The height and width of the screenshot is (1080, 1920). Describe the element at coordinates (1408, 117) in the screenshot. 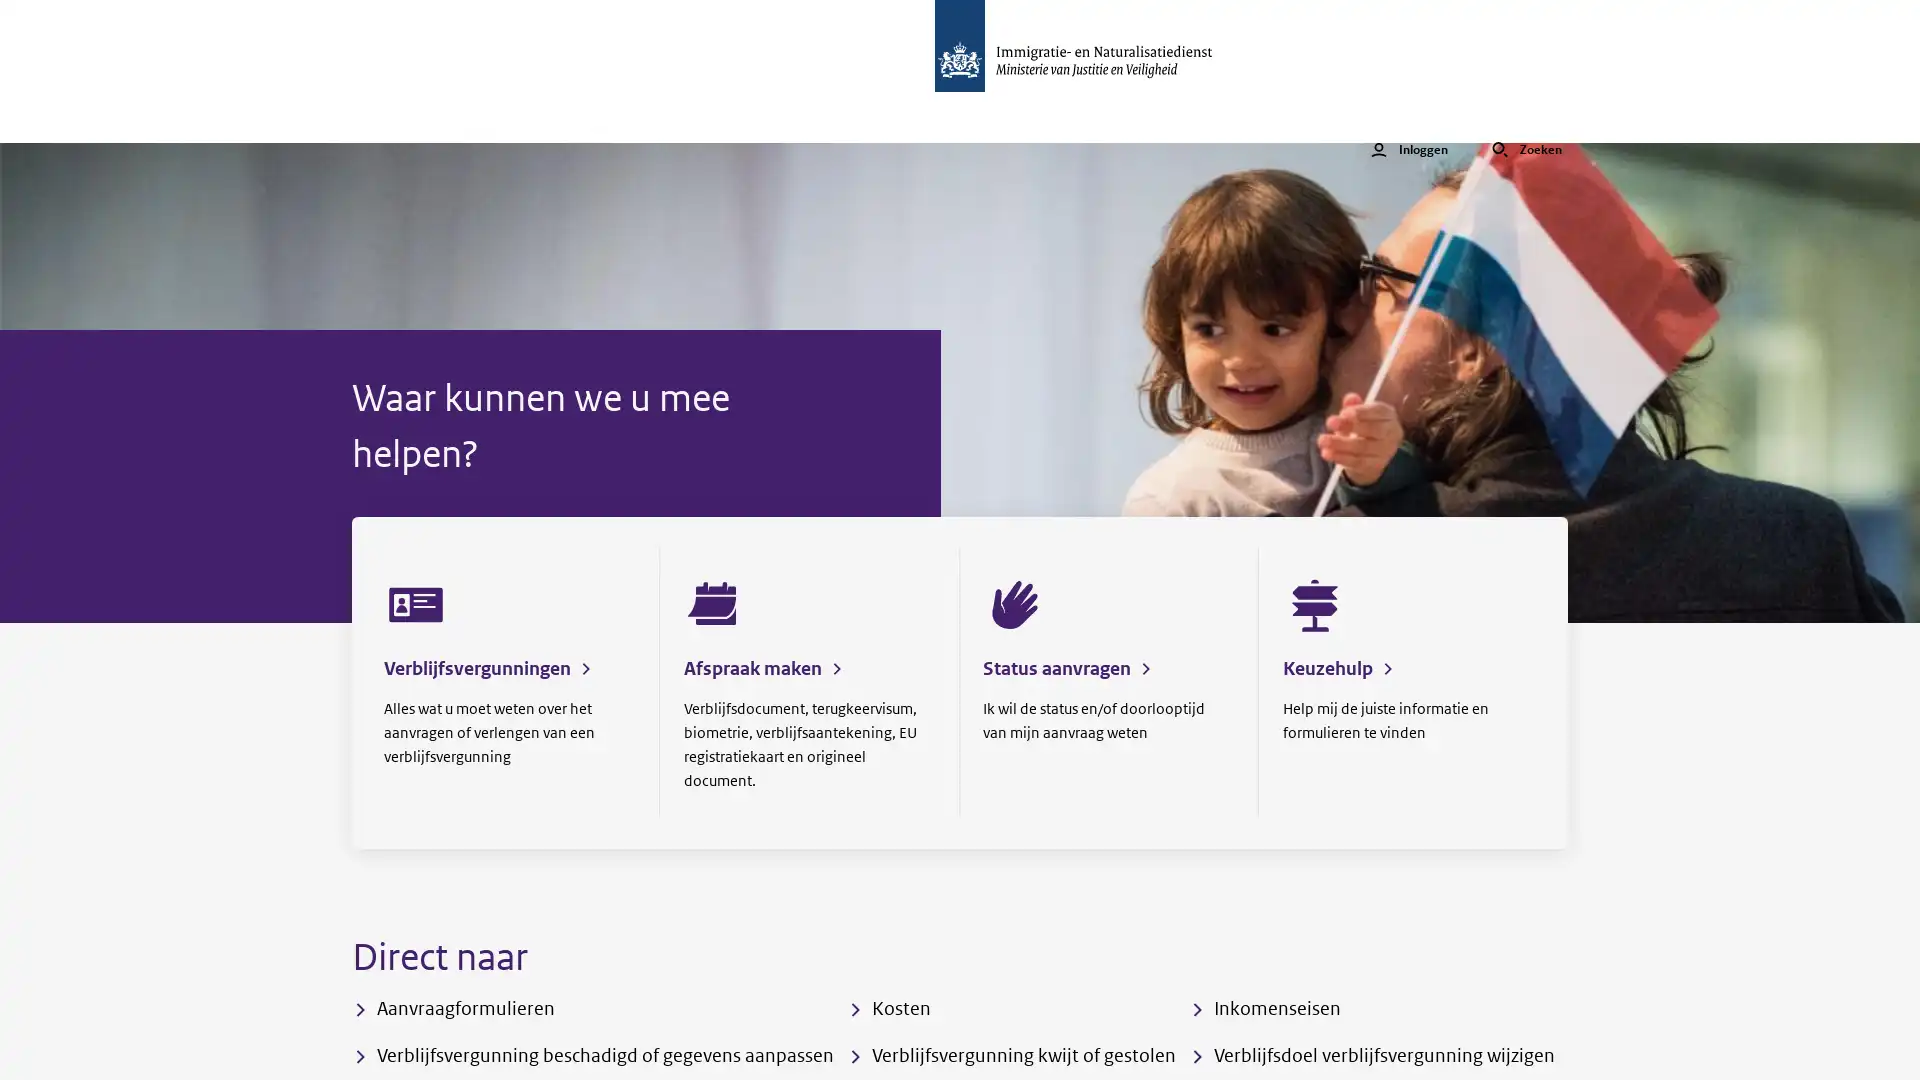

I see `1 Inloggen` at that location.